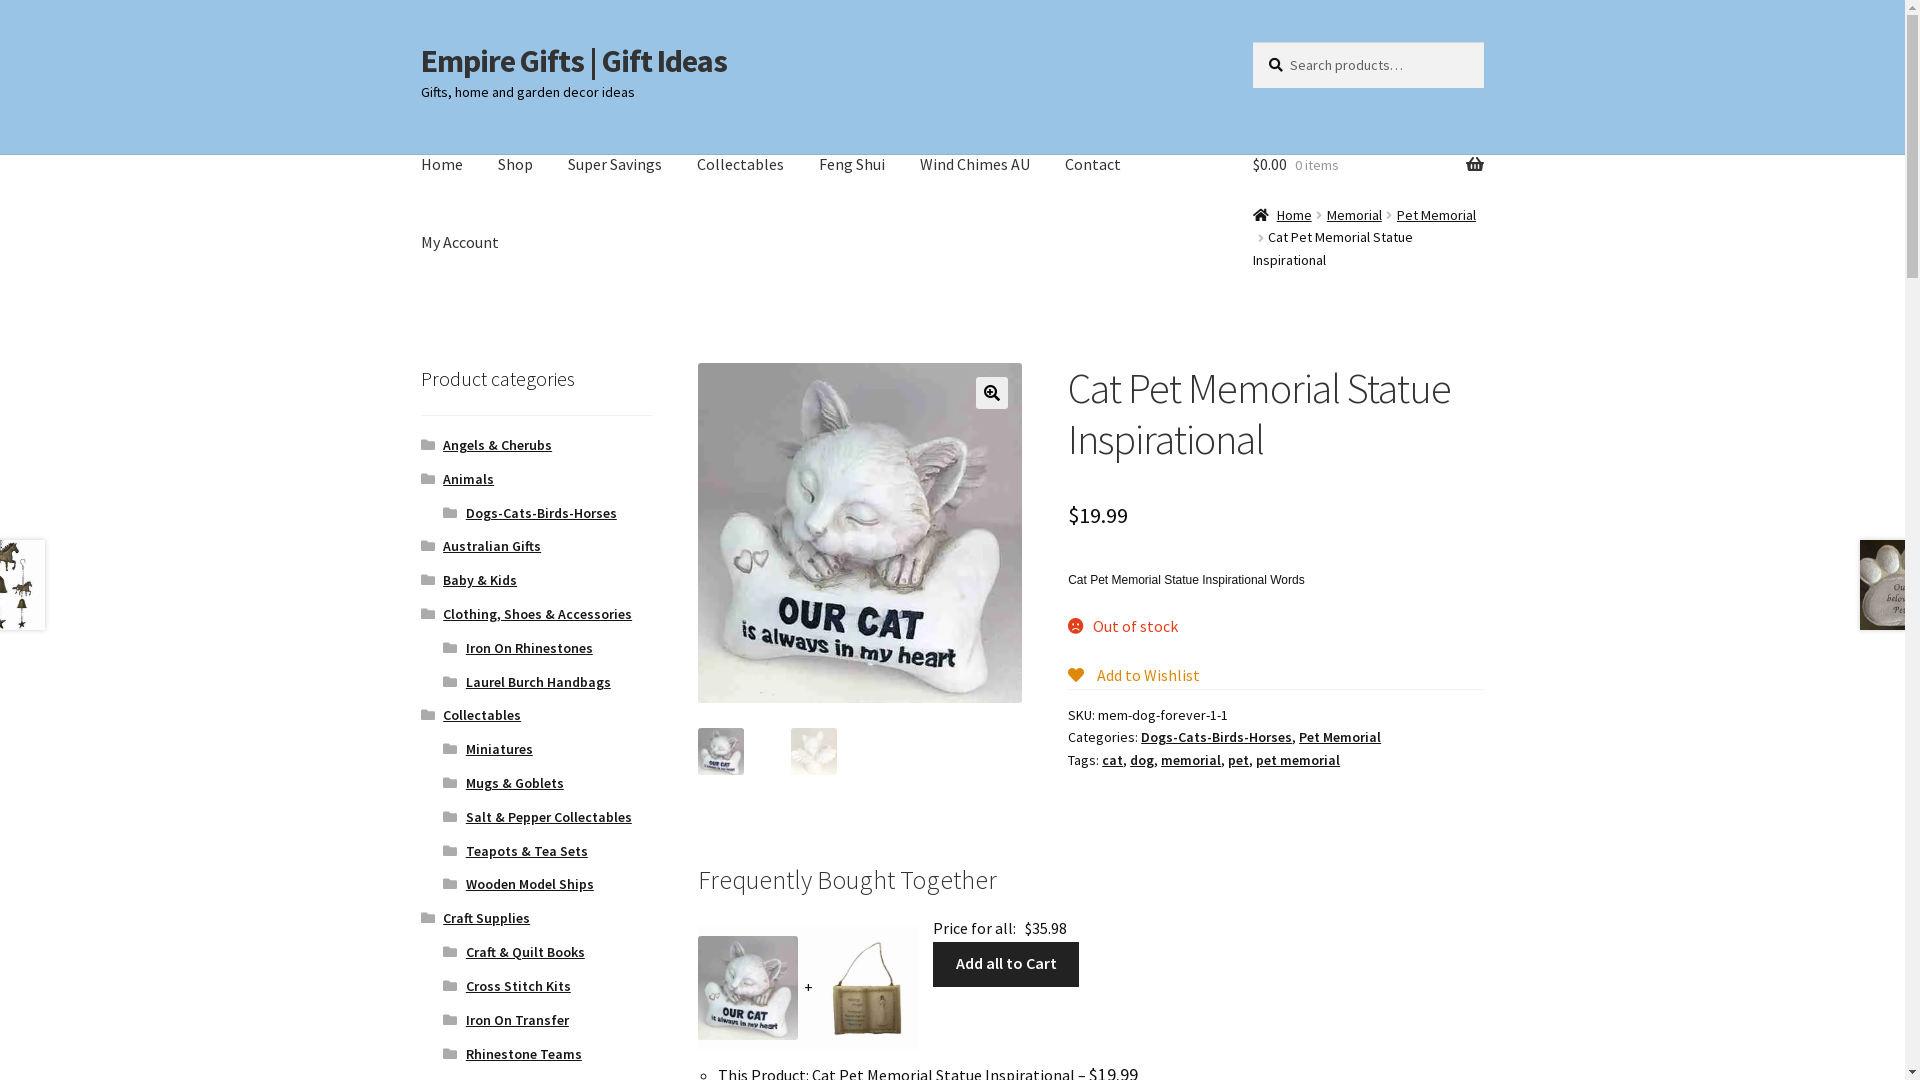  What do you see at coordinates (464, 748) in the screenshot?
I see `'Miniatures'` at bounding box center [464, 748].